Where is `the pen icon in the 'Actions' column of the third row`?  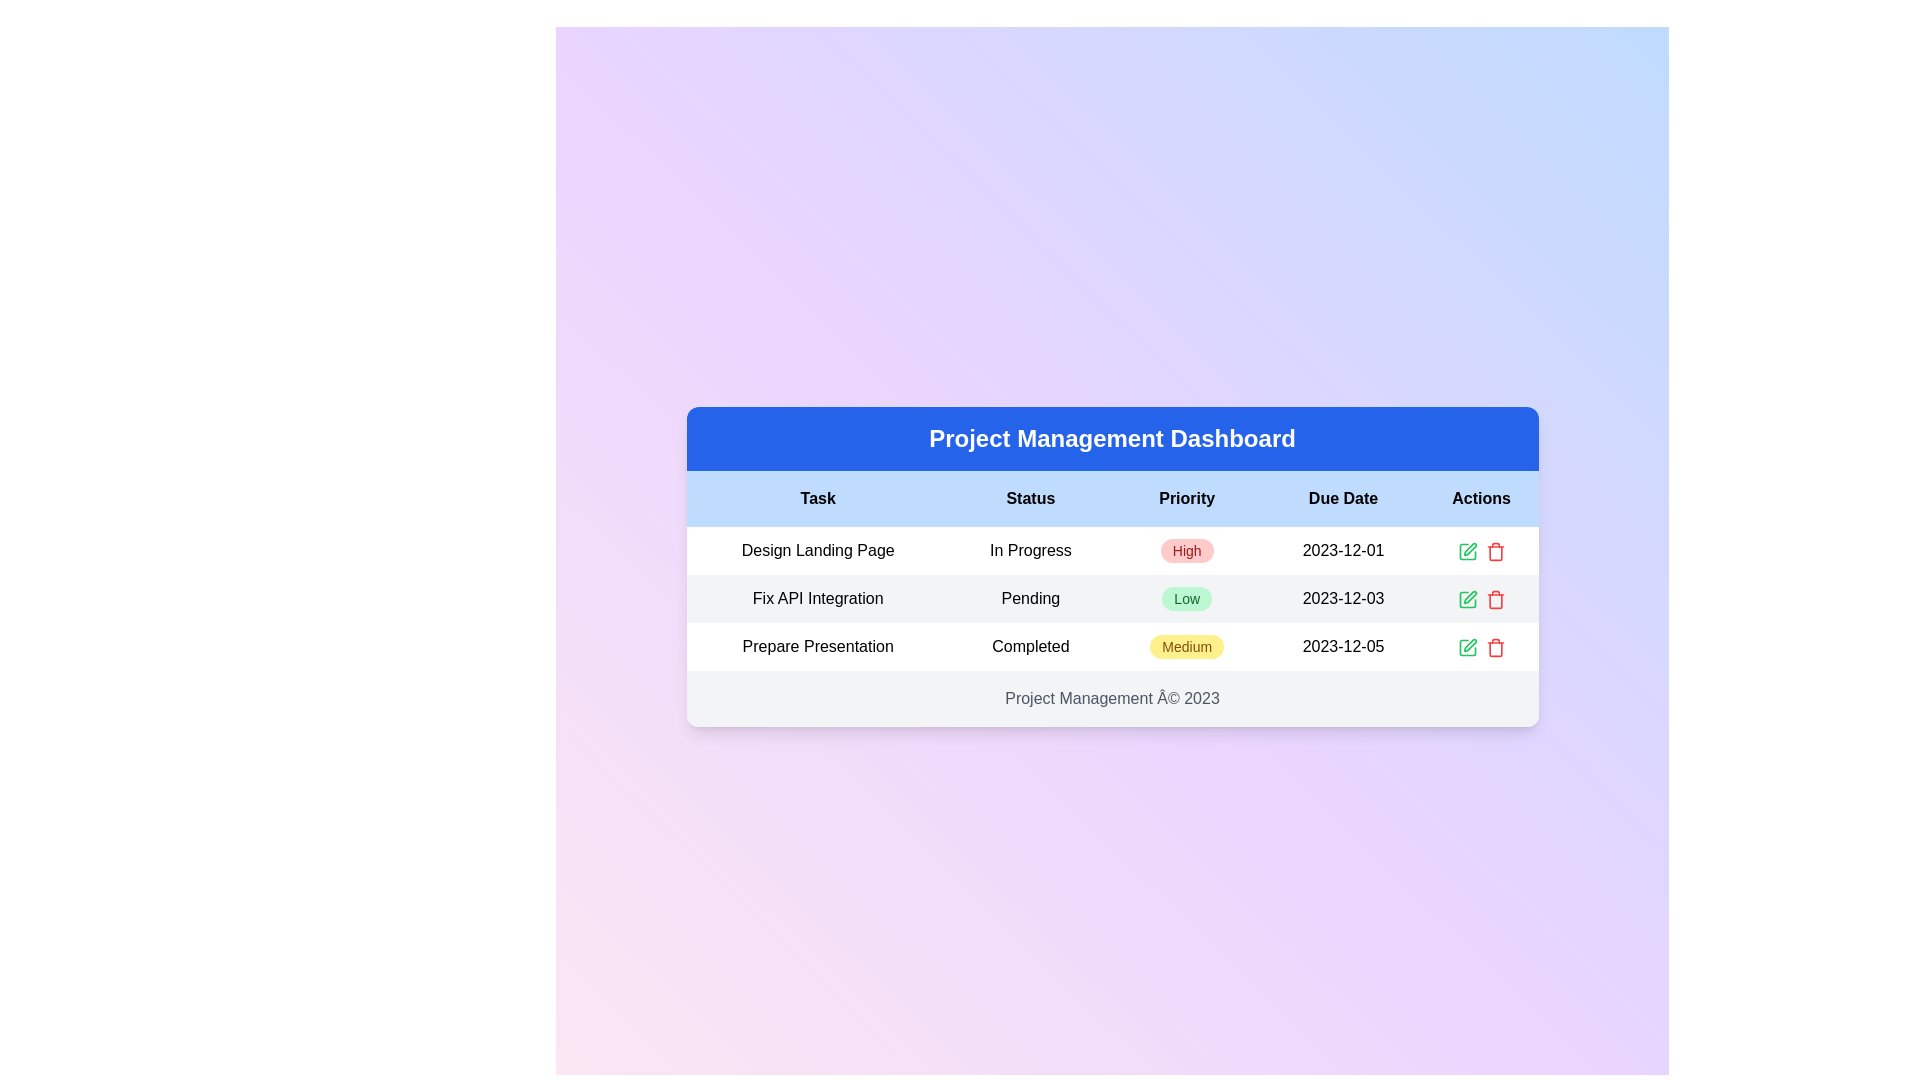
the pen icon in the 'Actions' column of the third row is located at coordinates (1469, 548).